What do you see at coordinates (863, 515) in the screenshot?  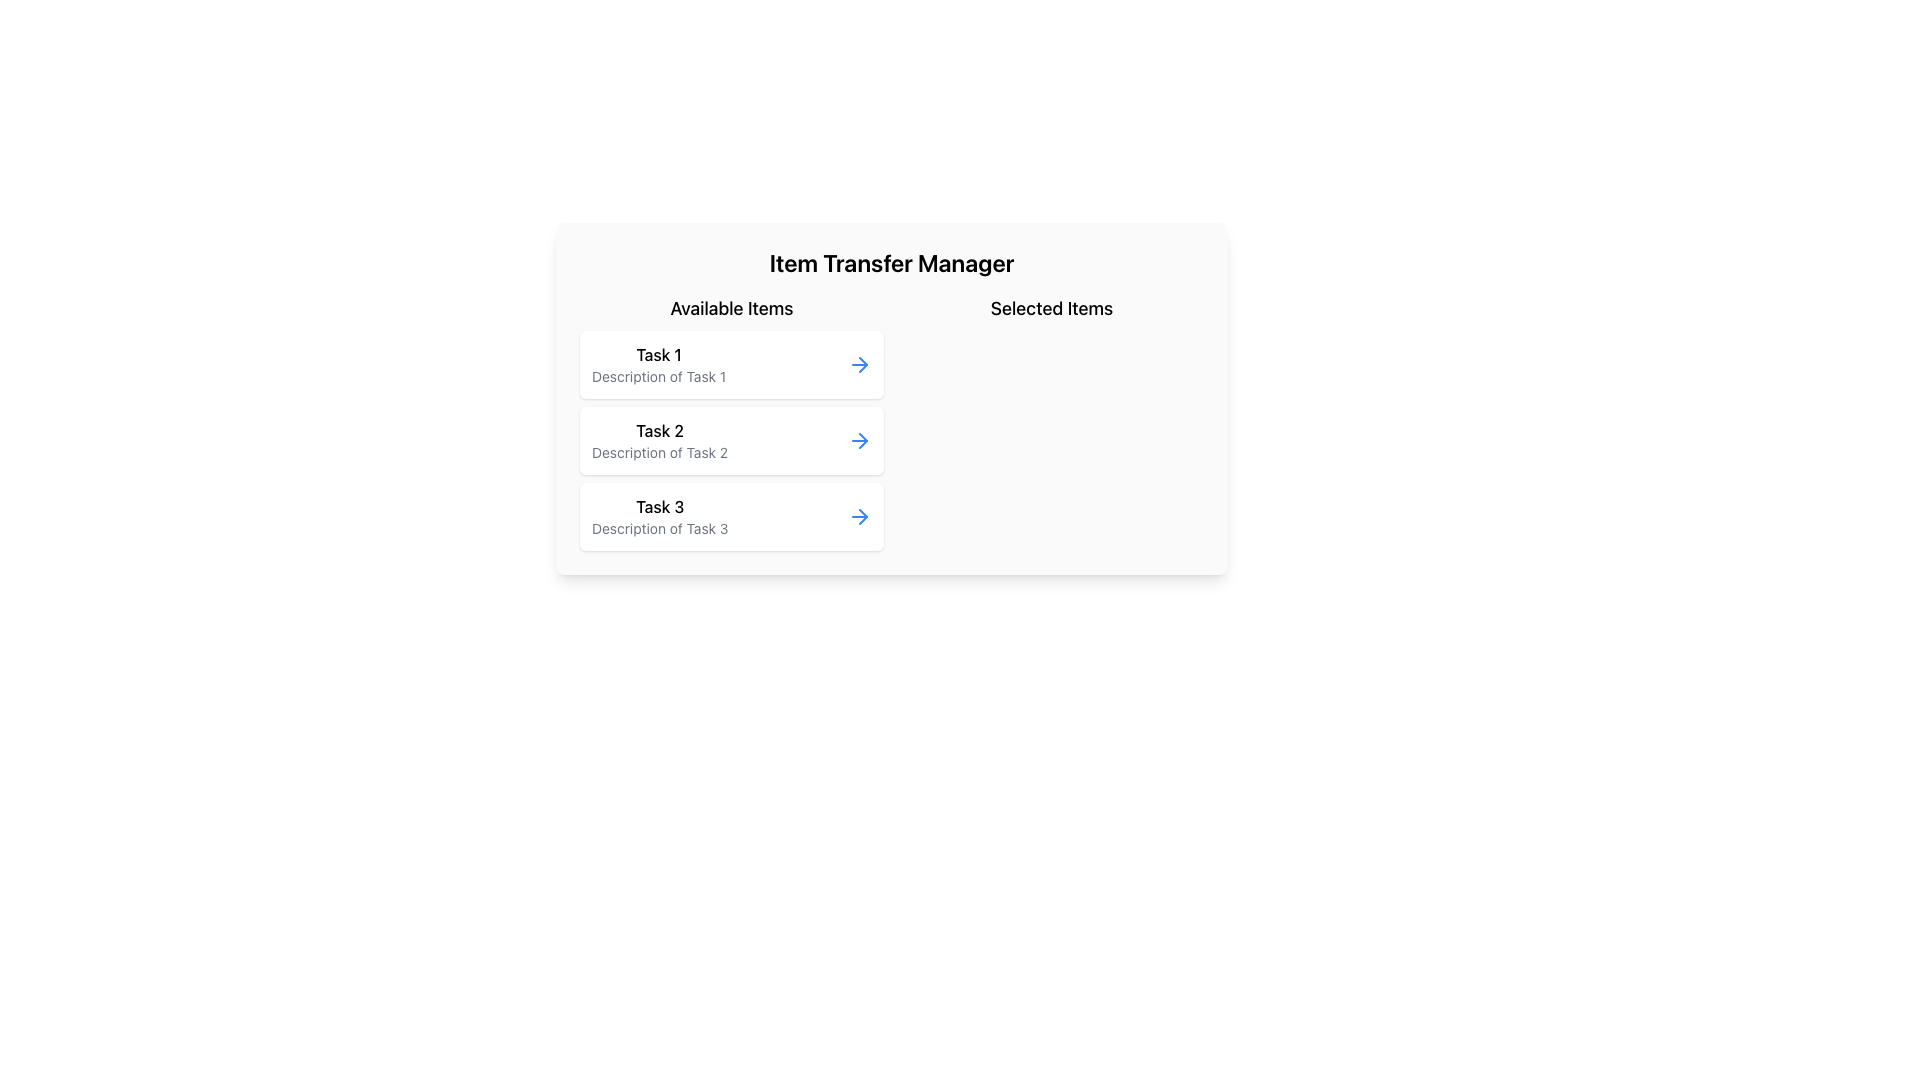 I see `the blue triangular arrowhead icon on the right side of the 'Task 2' card in the 'Available Items' list` at bounding box center [863, 515].